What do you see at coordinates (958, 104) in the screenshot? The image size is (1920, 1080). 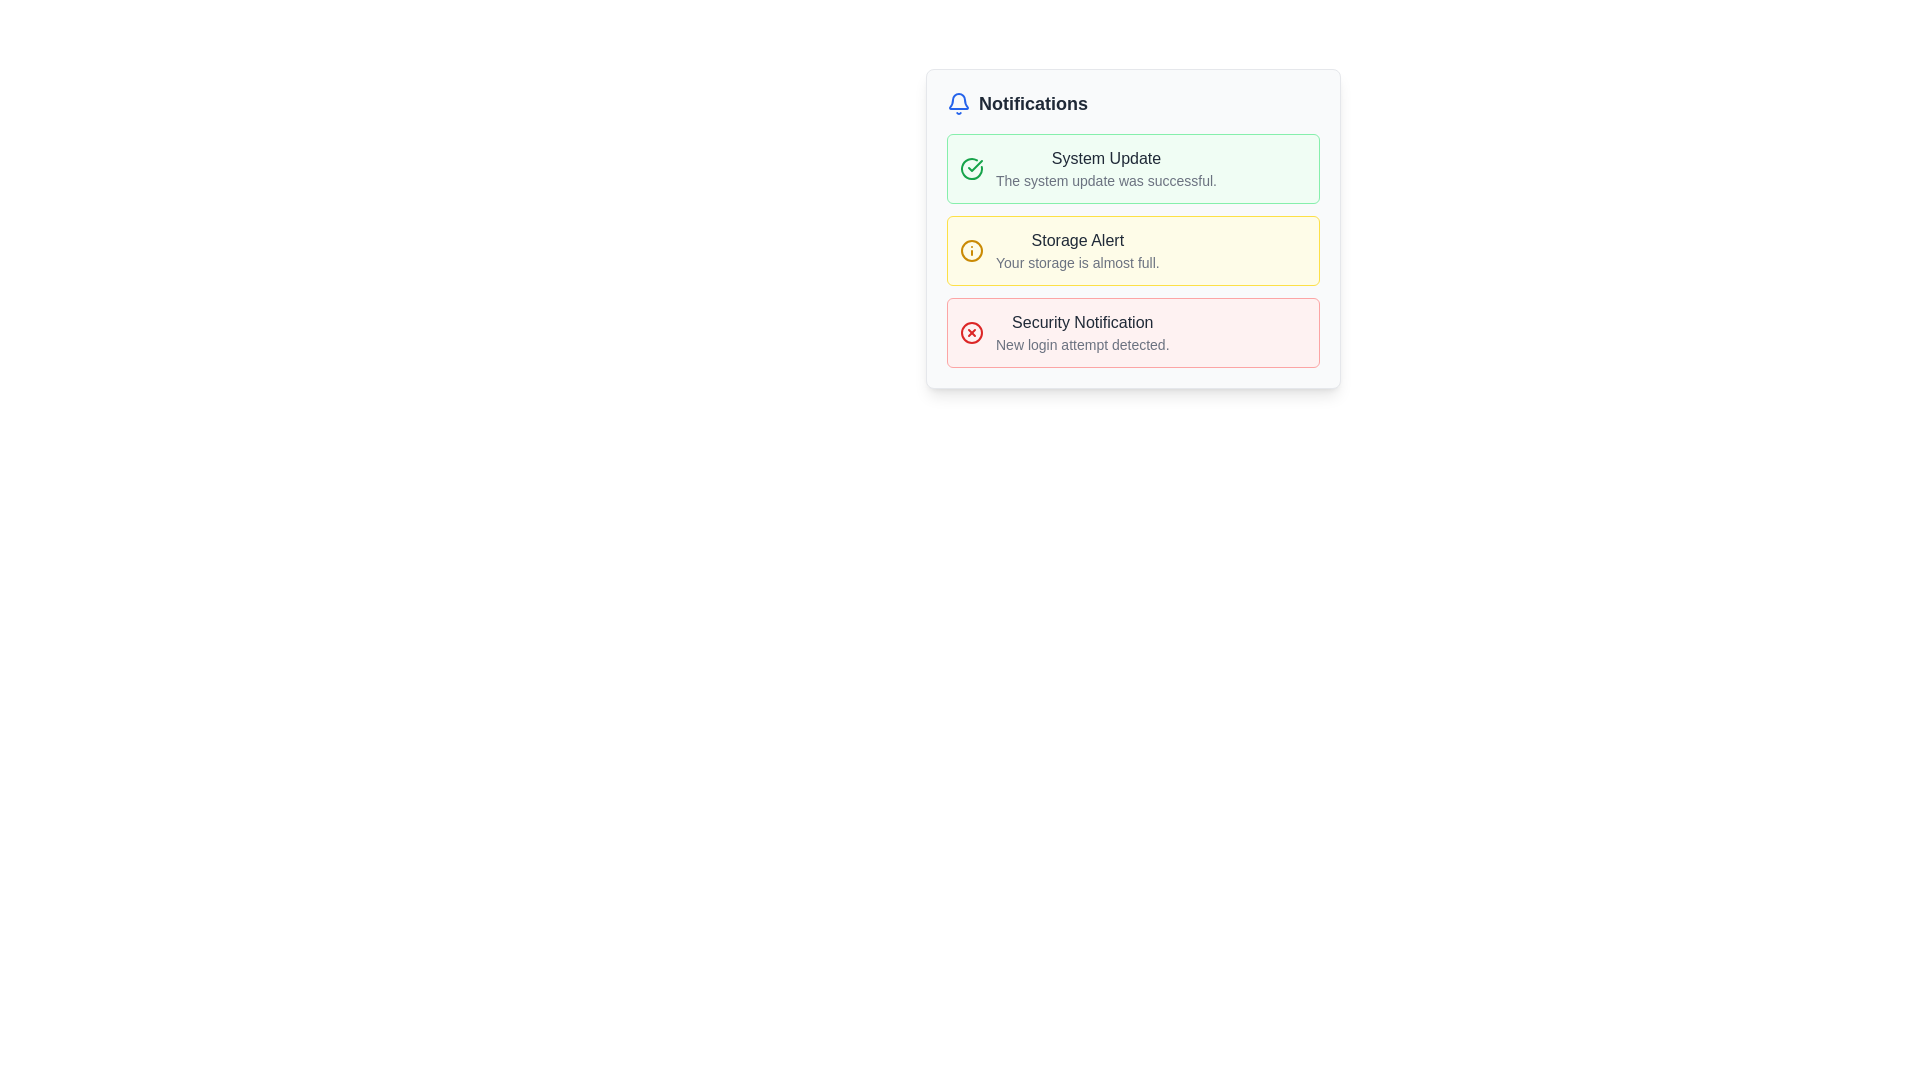 I see `the bell icon that indicates notifications, located near the top-left corner of the notification panel` at bounding box center [958, 104].